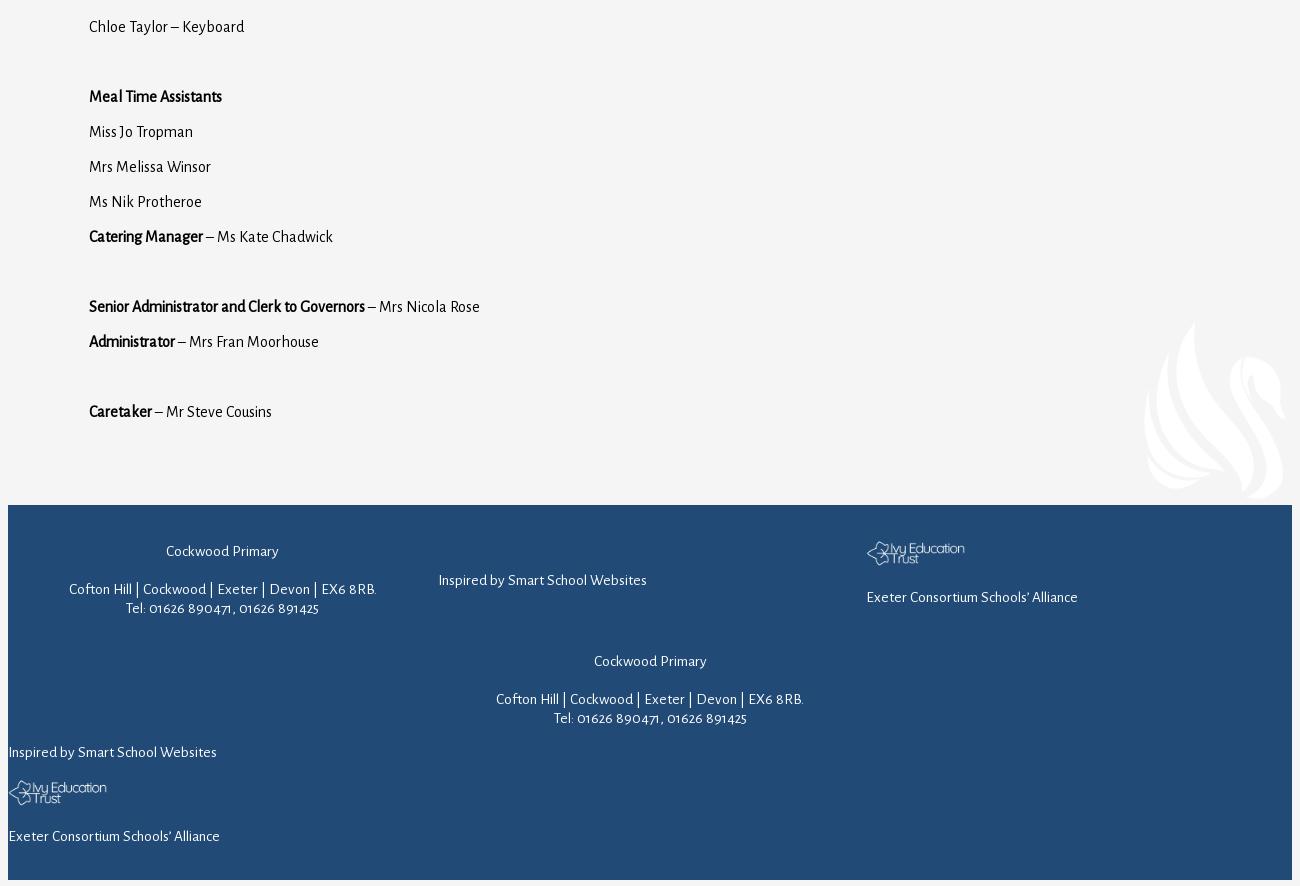 The width and height of the screenshot is (1300, 886). I want to click on '– Mr Steve Cousins', so click(150, 410).